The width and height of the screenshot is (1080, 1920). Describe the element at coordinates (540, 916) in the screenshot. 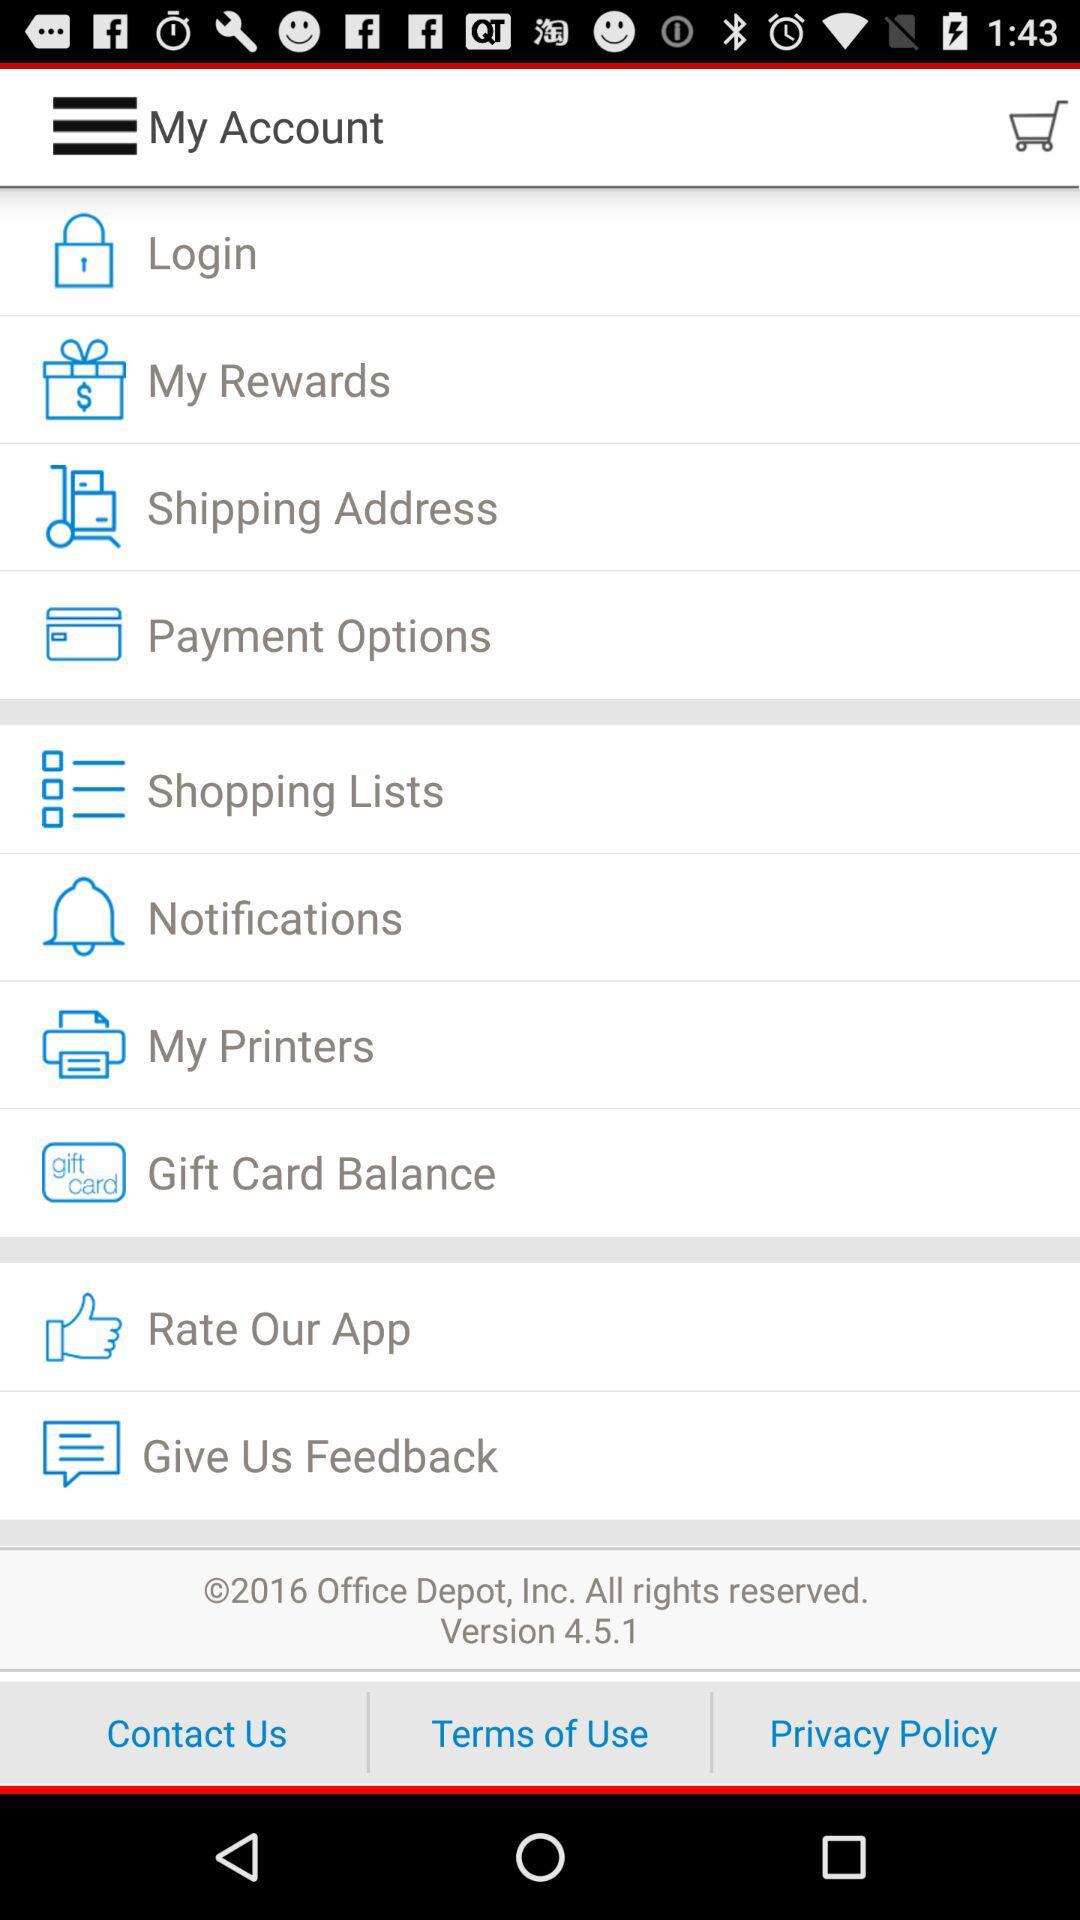

I see `item below the shopping lists item` at that location.